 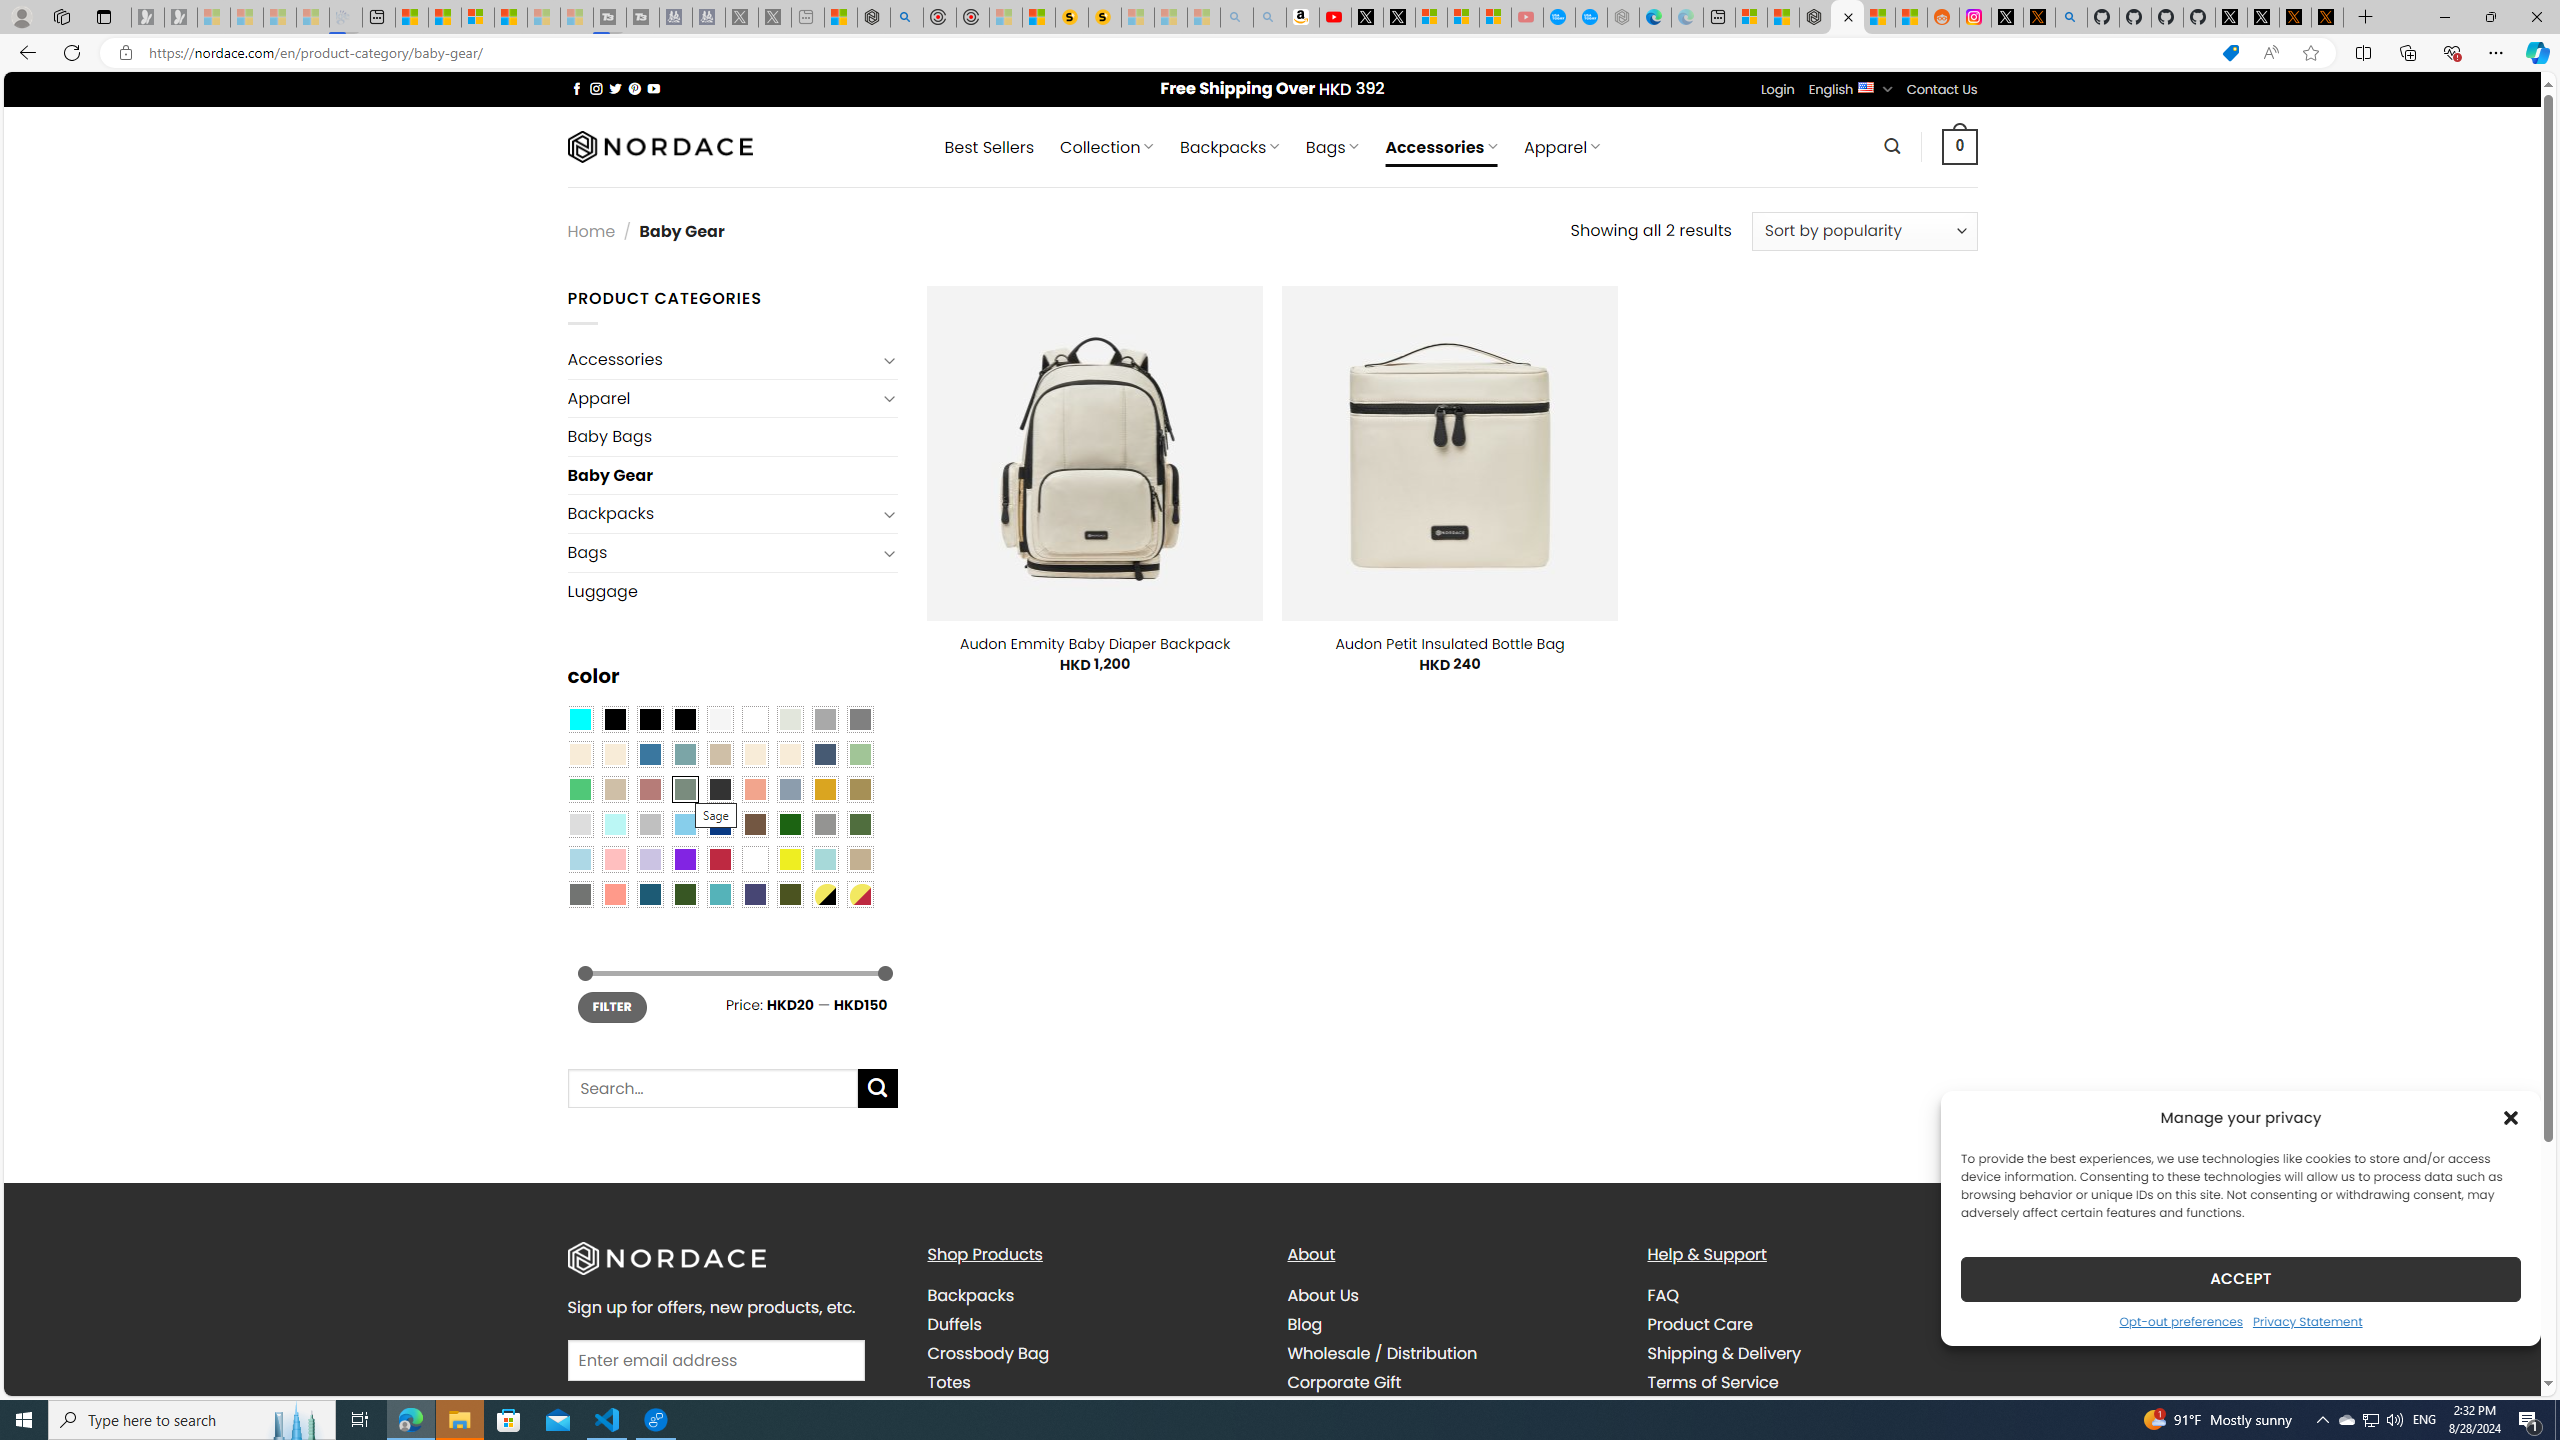 I want to click on 'Gray', so click(x=823, y=823).